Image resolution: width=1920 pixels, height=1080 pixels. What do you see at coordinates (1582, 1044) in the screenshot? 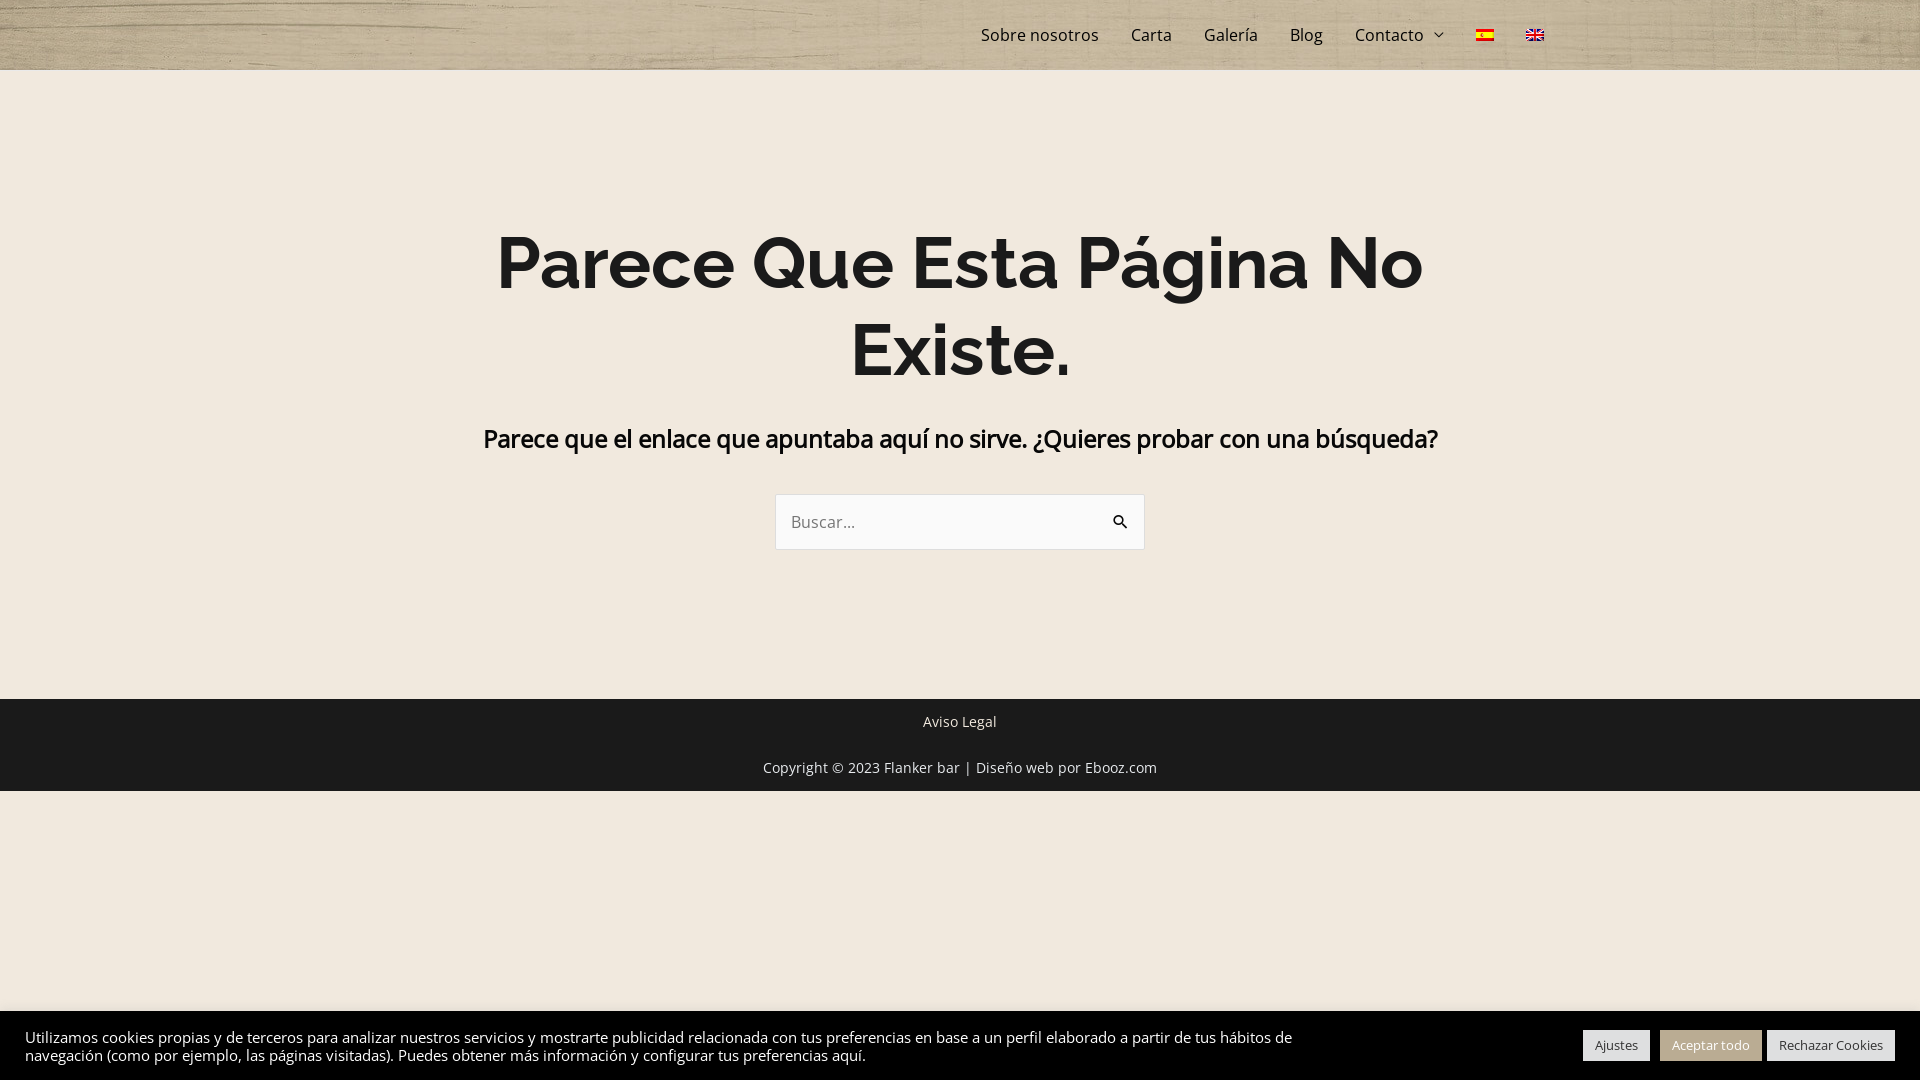
I see `'Ajustes'` at bounding box center [1582, 1044].